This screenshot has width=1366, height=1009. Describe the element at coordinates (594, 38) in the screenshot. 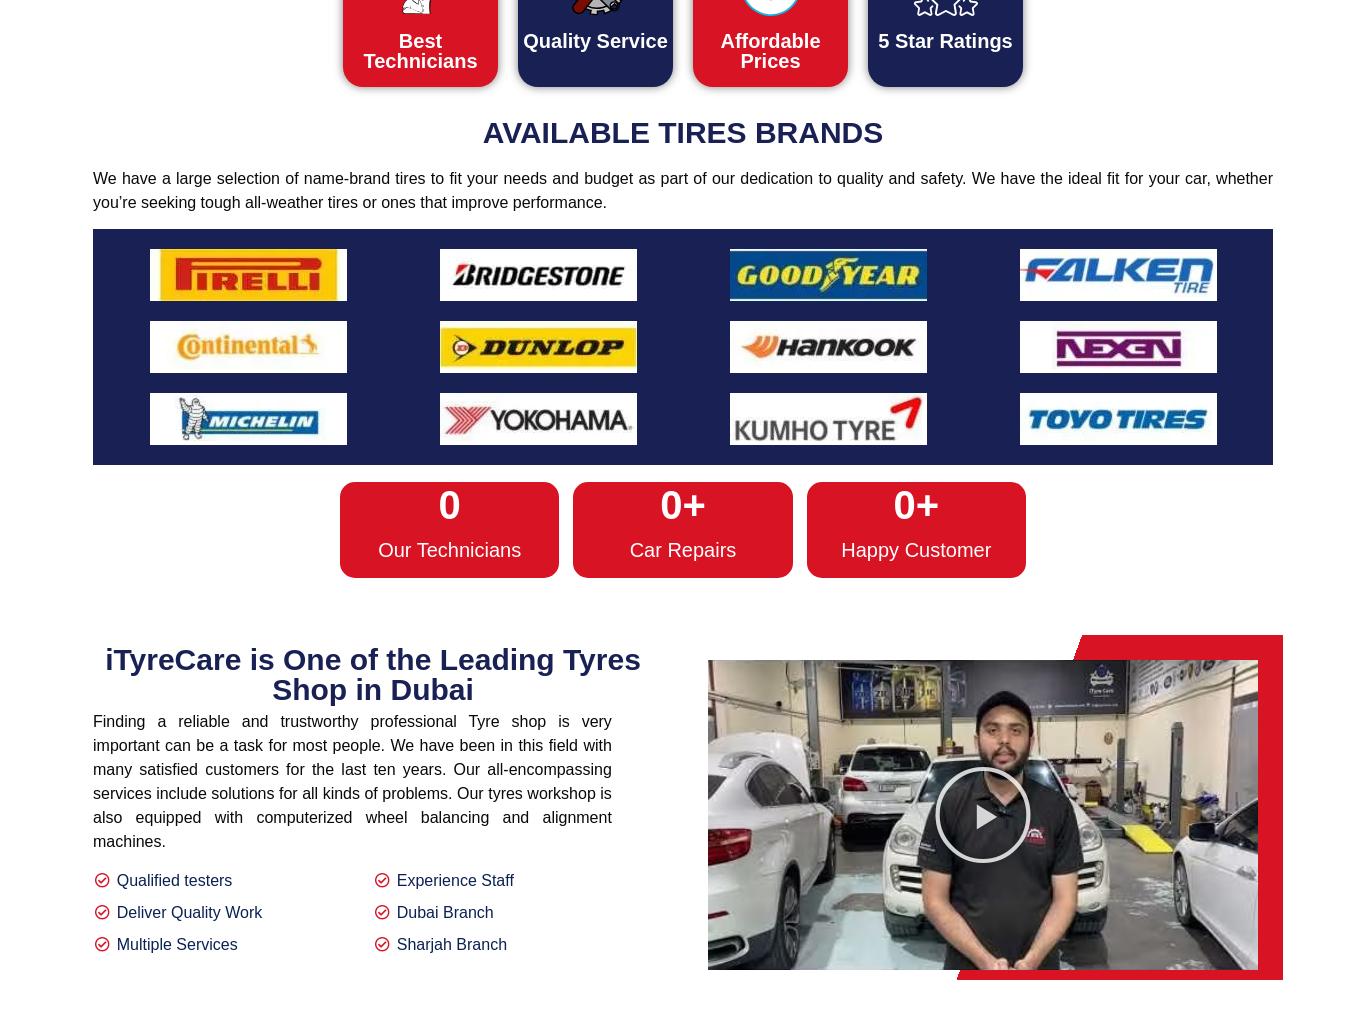

I see `'Quality Service'` at that location.